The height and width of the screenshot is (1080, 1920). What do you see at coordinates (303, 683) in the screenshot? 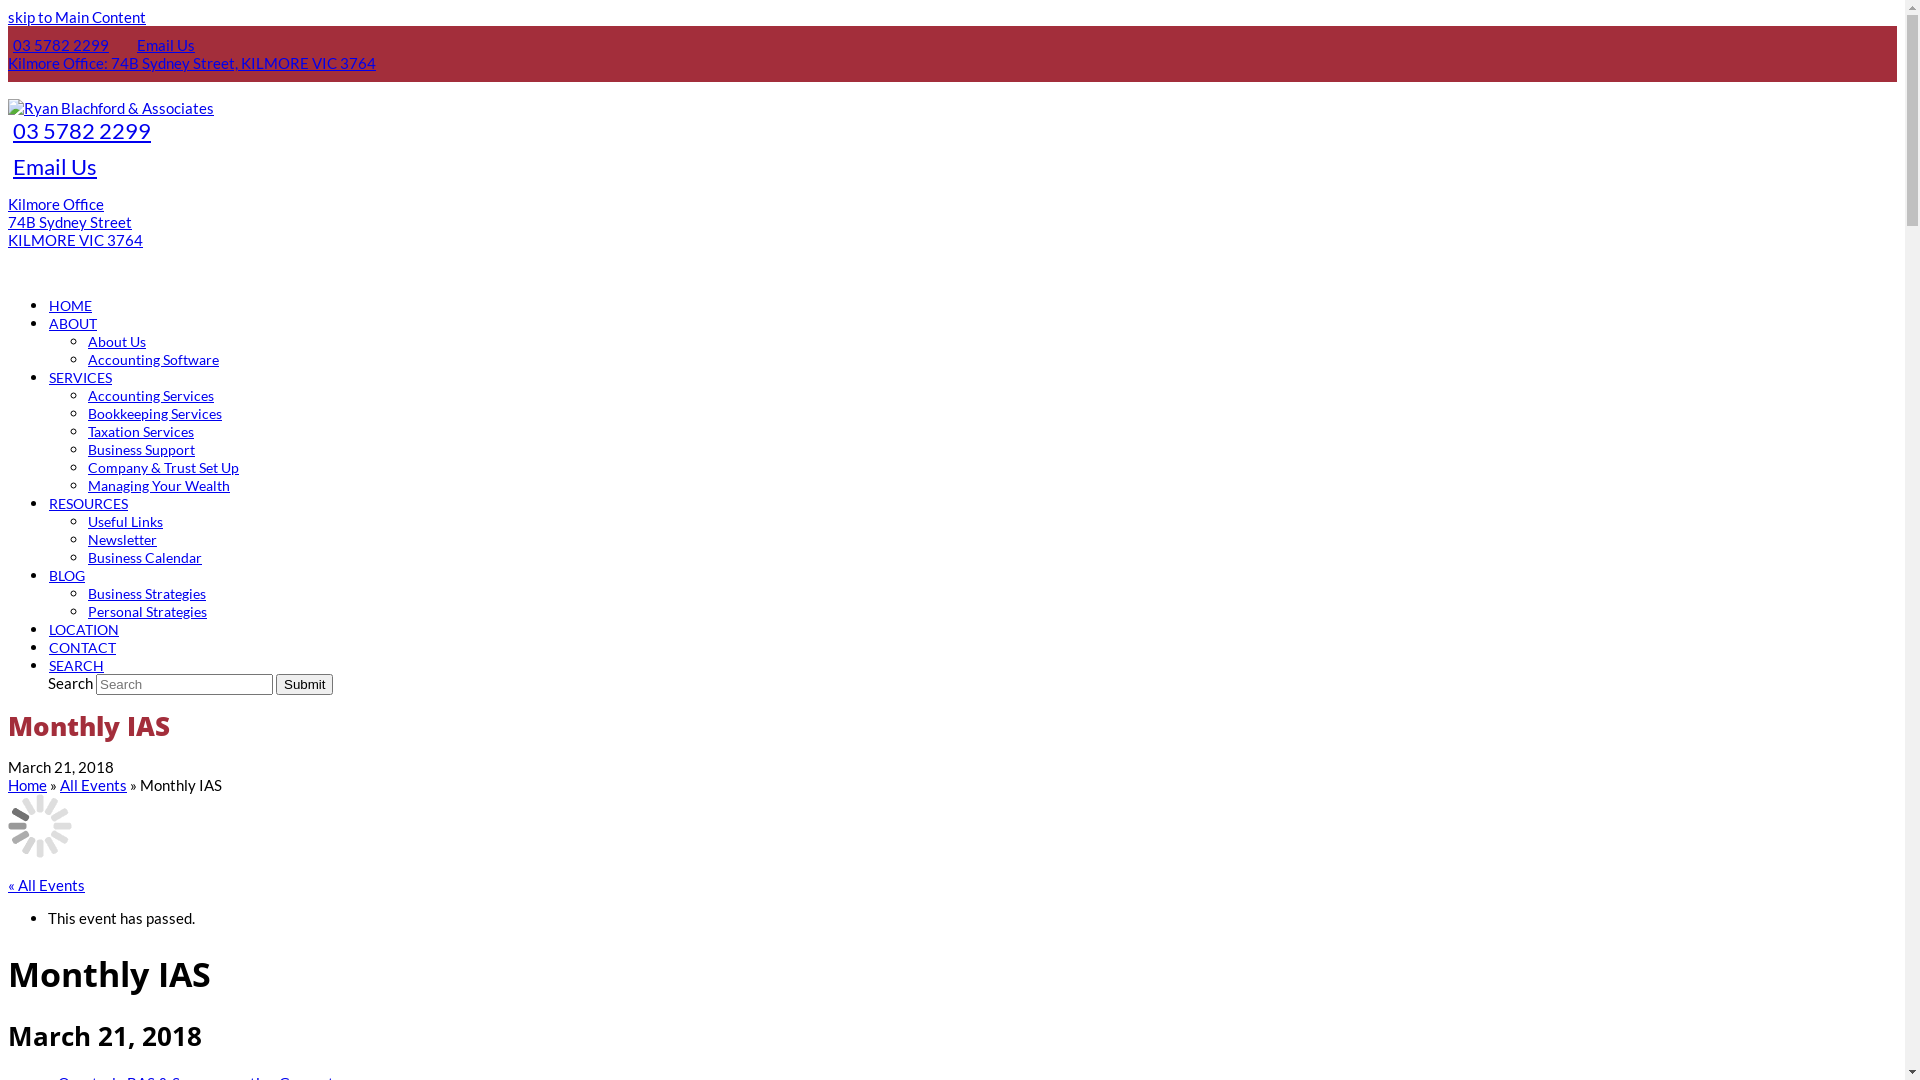
I see `'Submit'` at bounding box center [303, 683].